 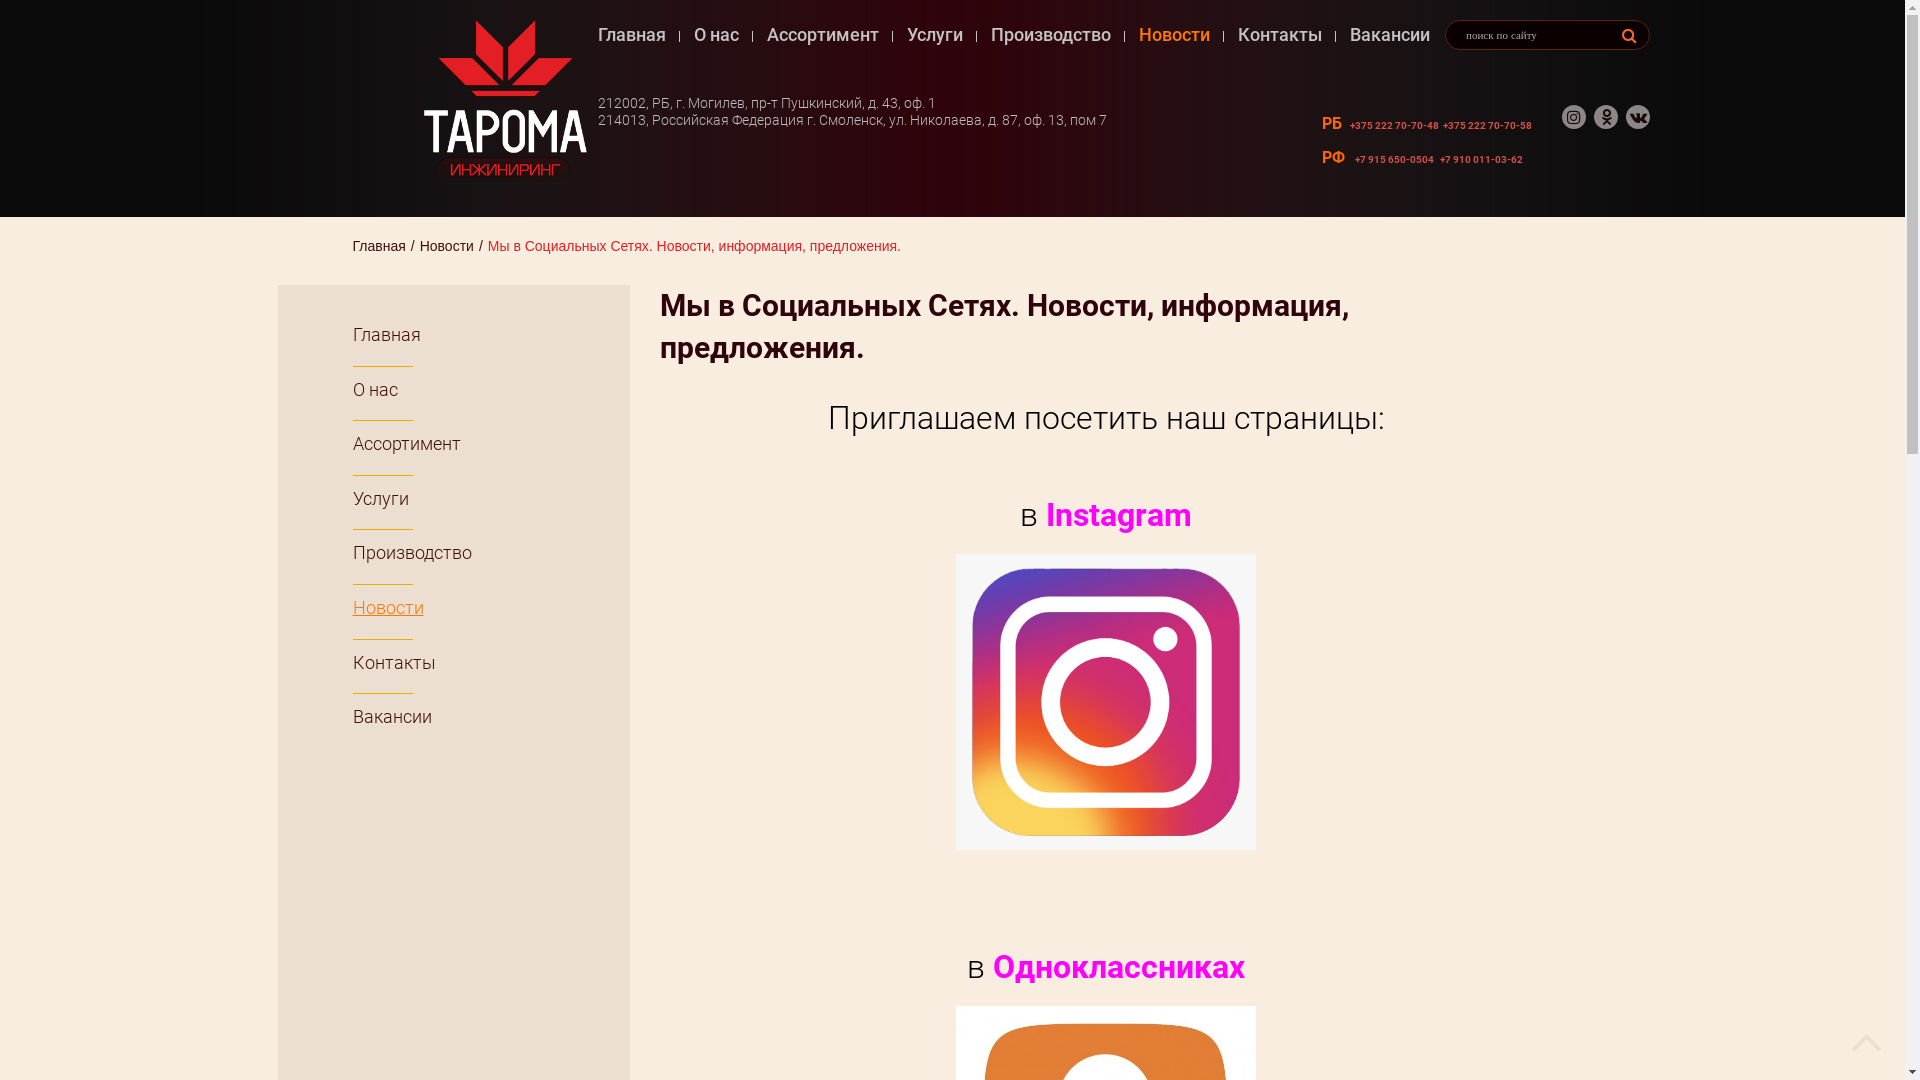 I want to click on '+375 222 70-70-58', so click(x=1487, y=125).